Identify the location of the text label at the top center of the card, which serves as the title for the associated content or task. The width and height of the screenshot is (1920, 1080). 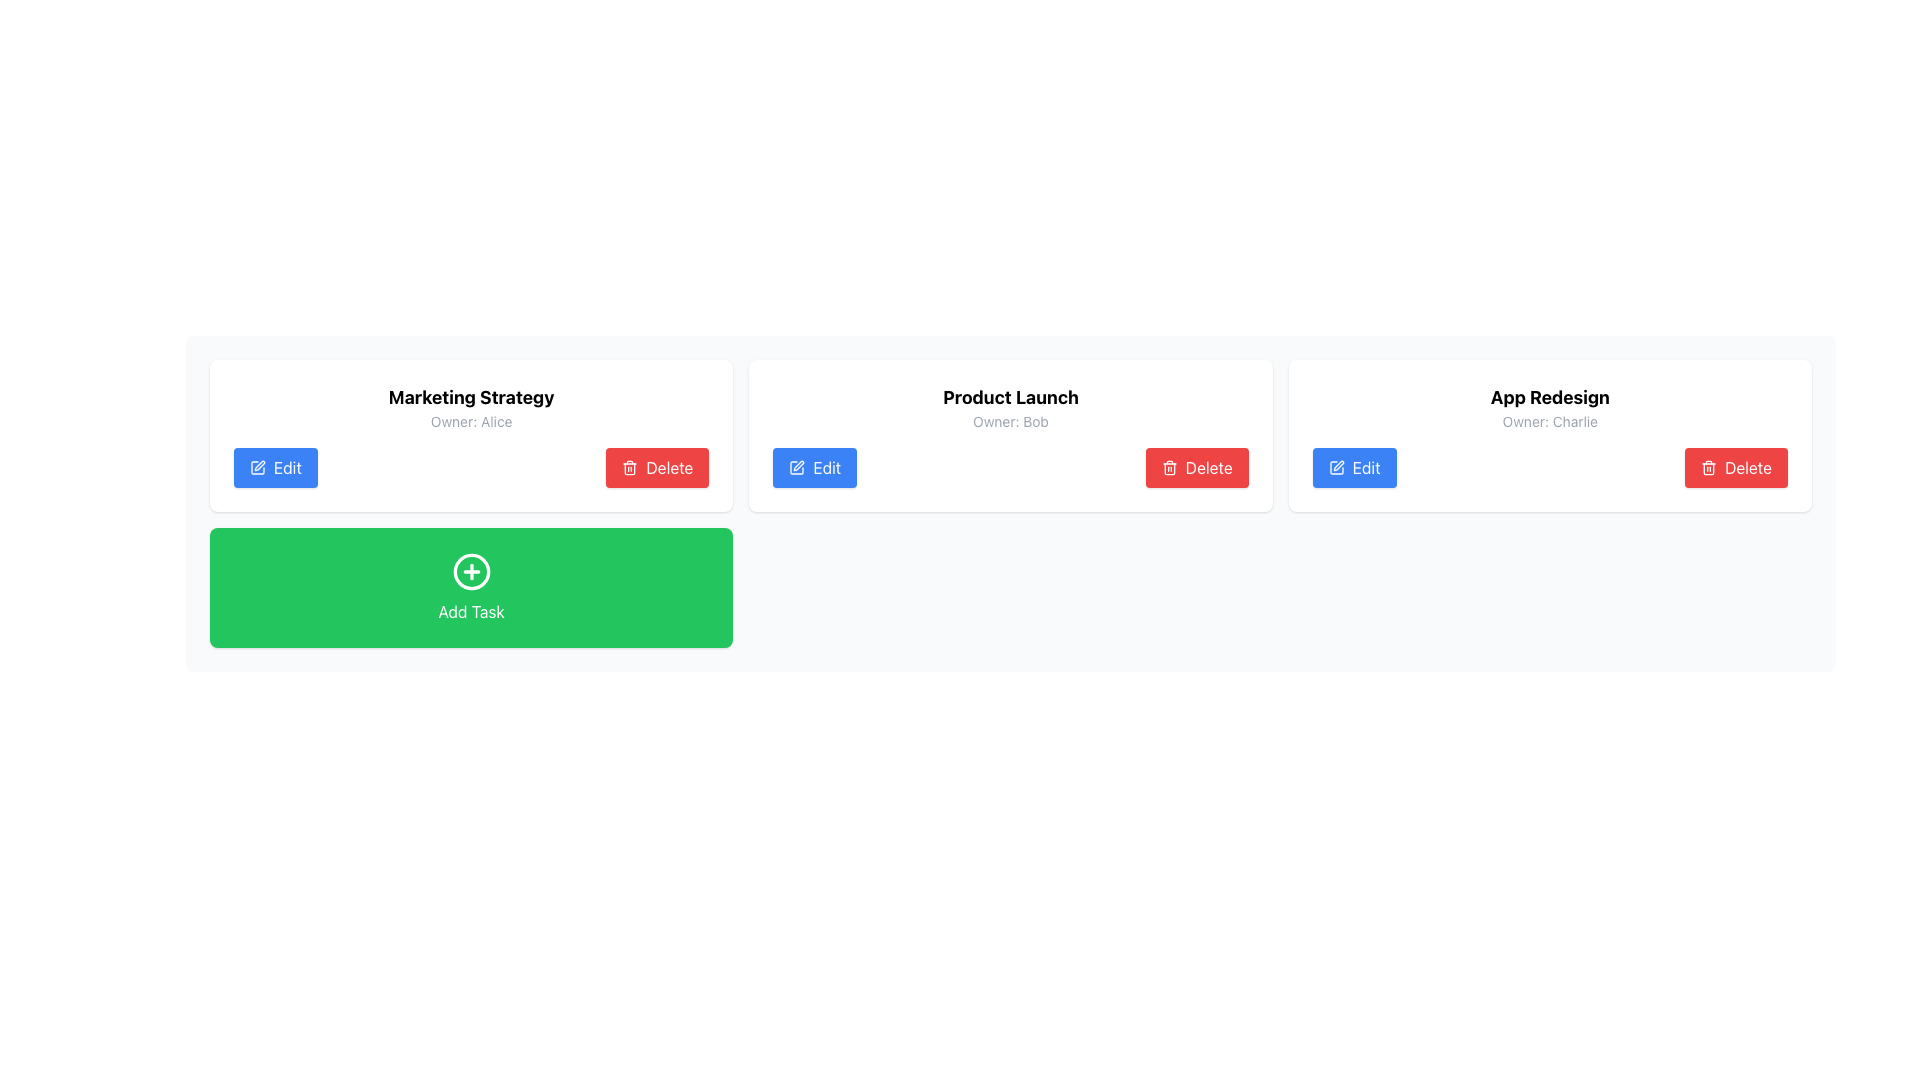
(470, 397).